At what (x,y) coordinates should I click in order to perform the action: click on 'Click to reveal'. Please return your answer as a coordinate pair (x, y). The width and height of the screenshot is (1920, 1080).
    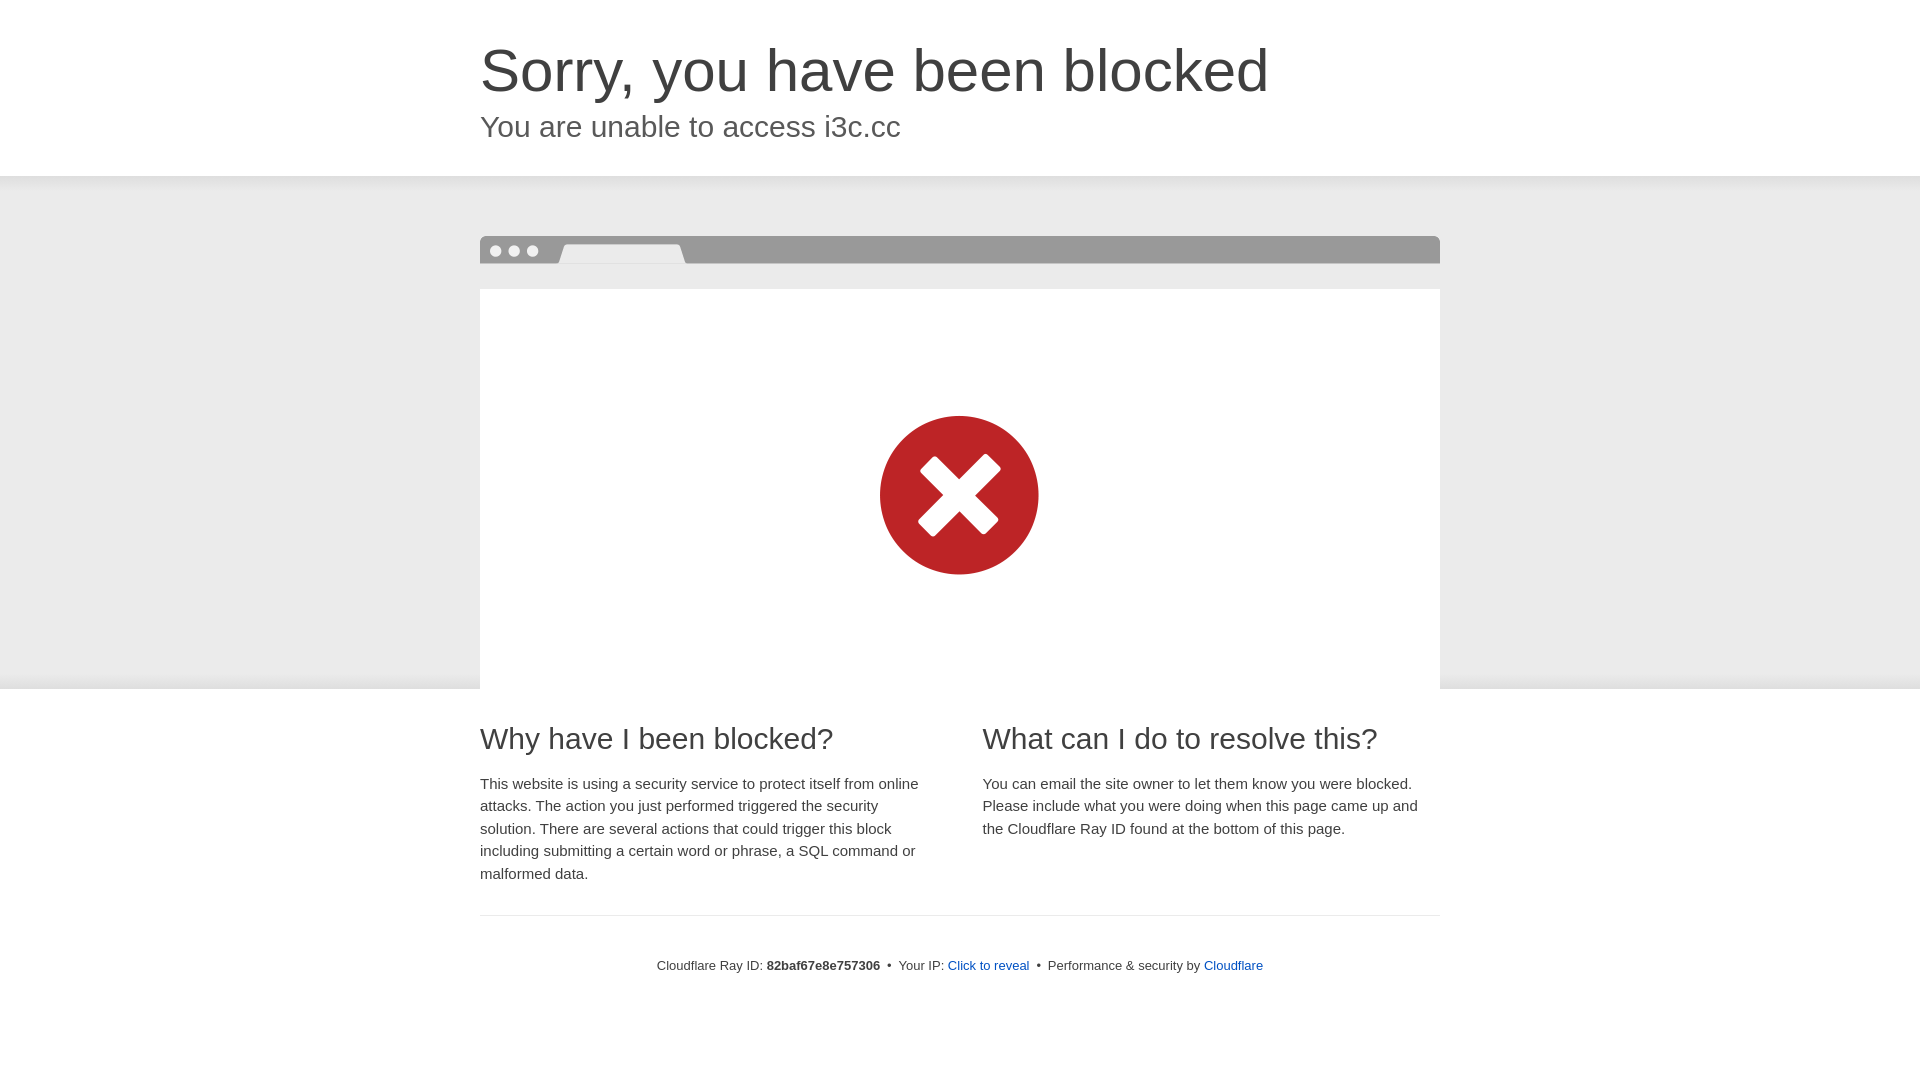
    Looking at the image, I should click on (988, 964).